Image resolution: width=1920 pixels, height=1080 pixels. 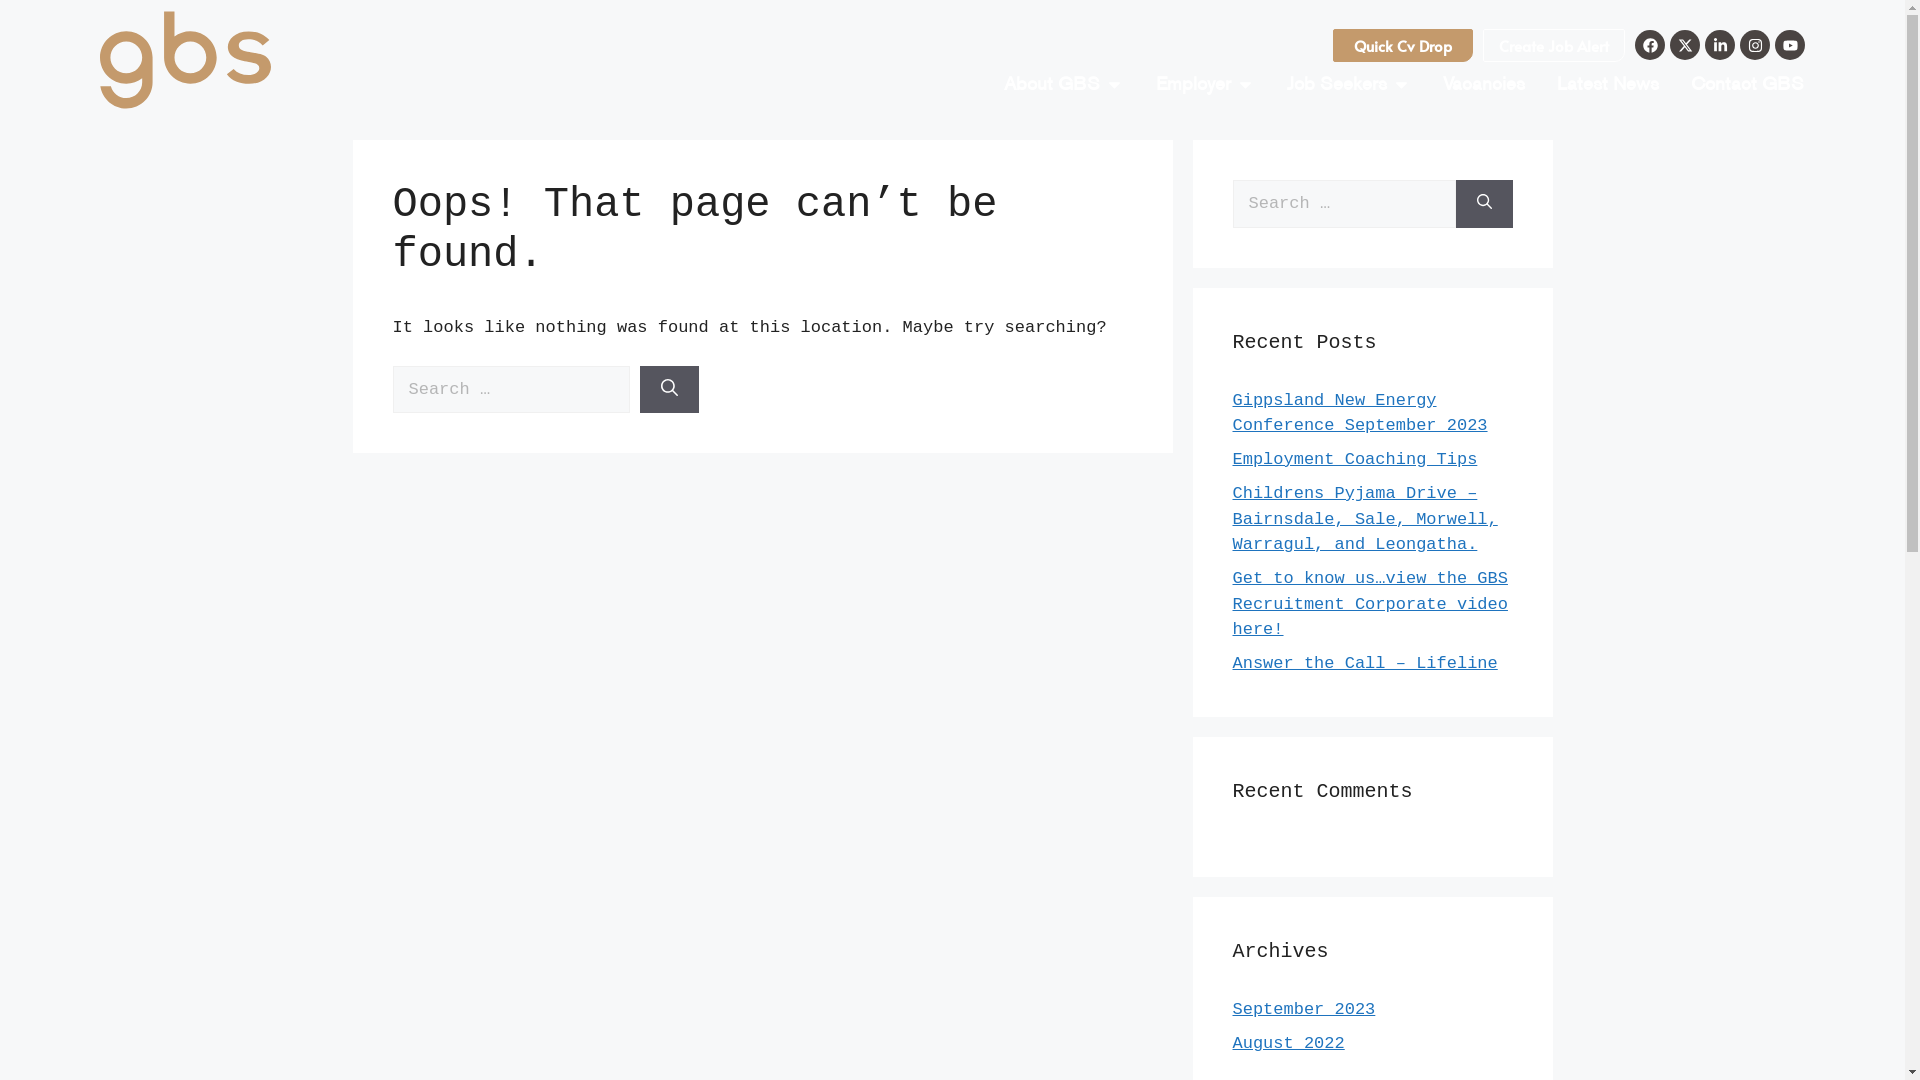 I want to click on 'About GBS', so click(x=1050, y=83).